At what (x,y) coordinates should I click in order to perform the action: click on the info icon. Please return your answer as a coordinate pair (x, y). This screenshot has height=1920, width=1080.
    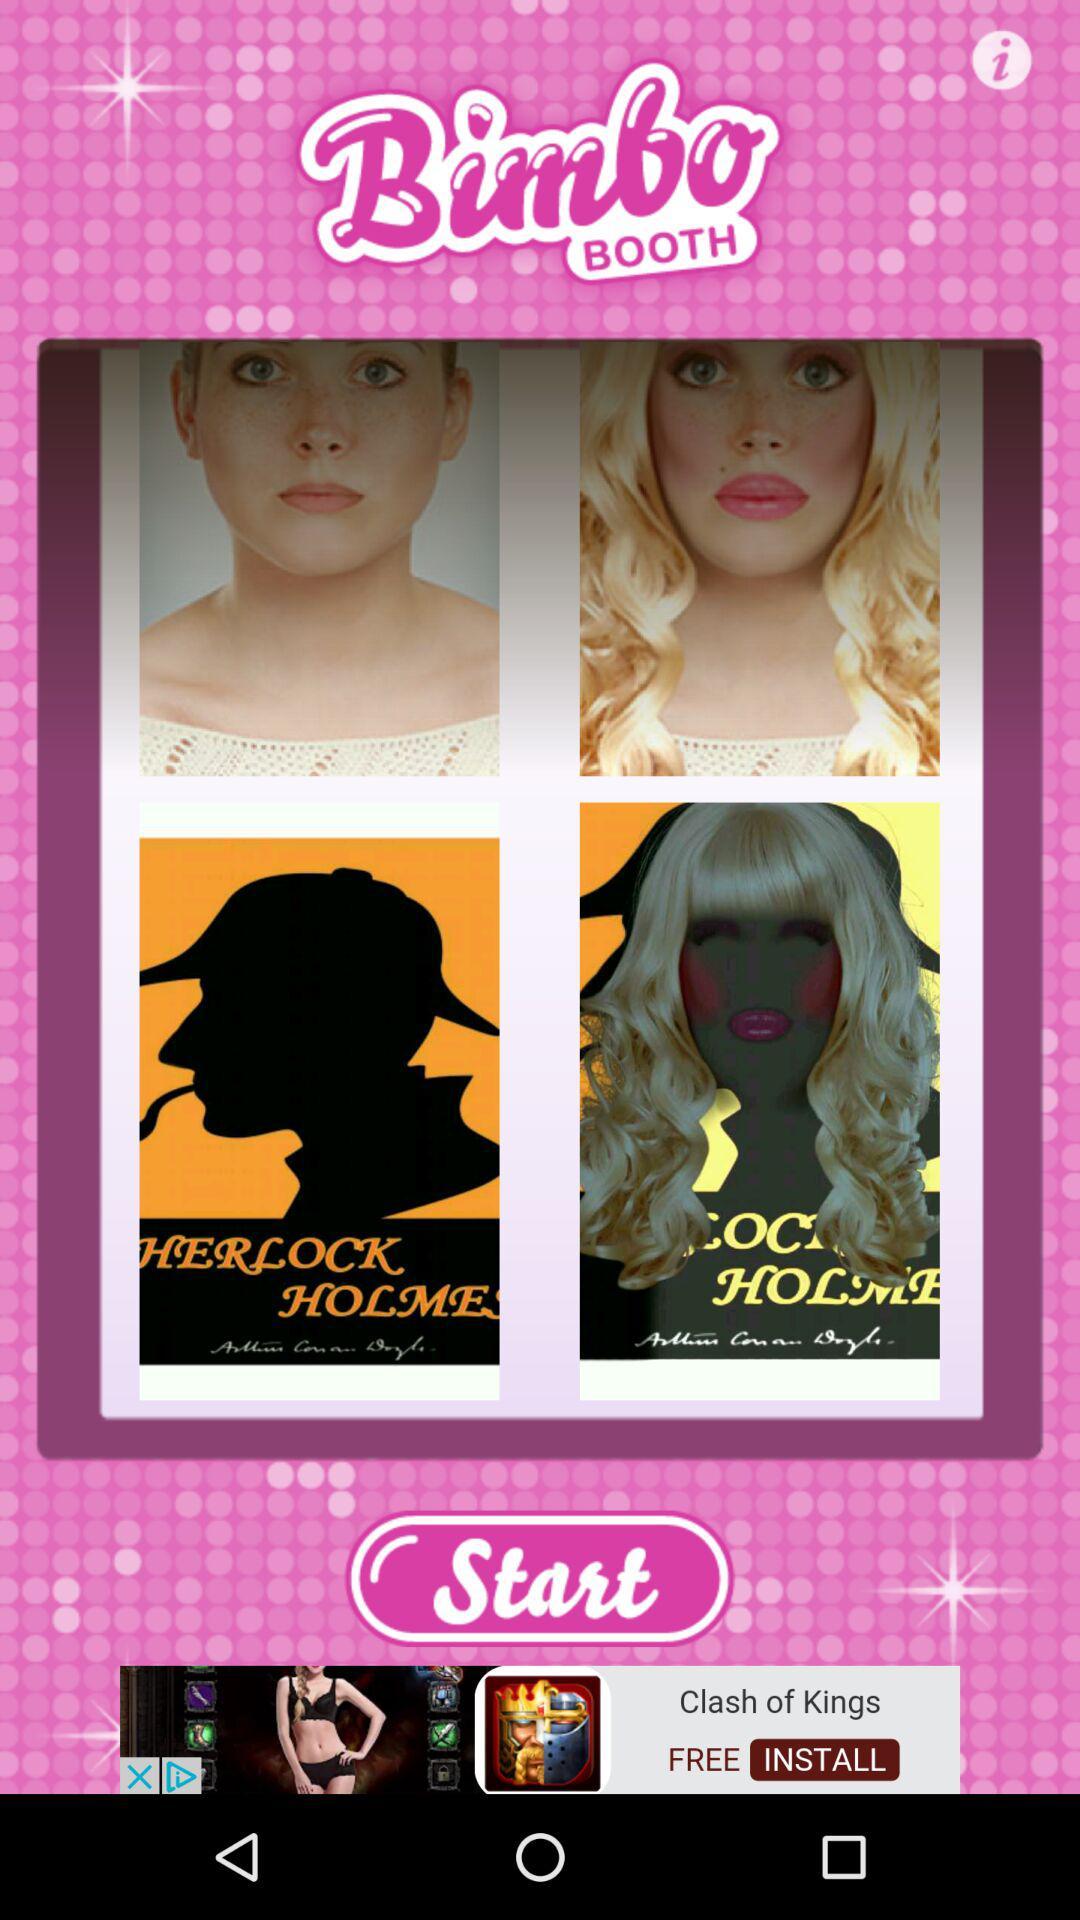
    Looking at the image, I should click on (1002, 59).